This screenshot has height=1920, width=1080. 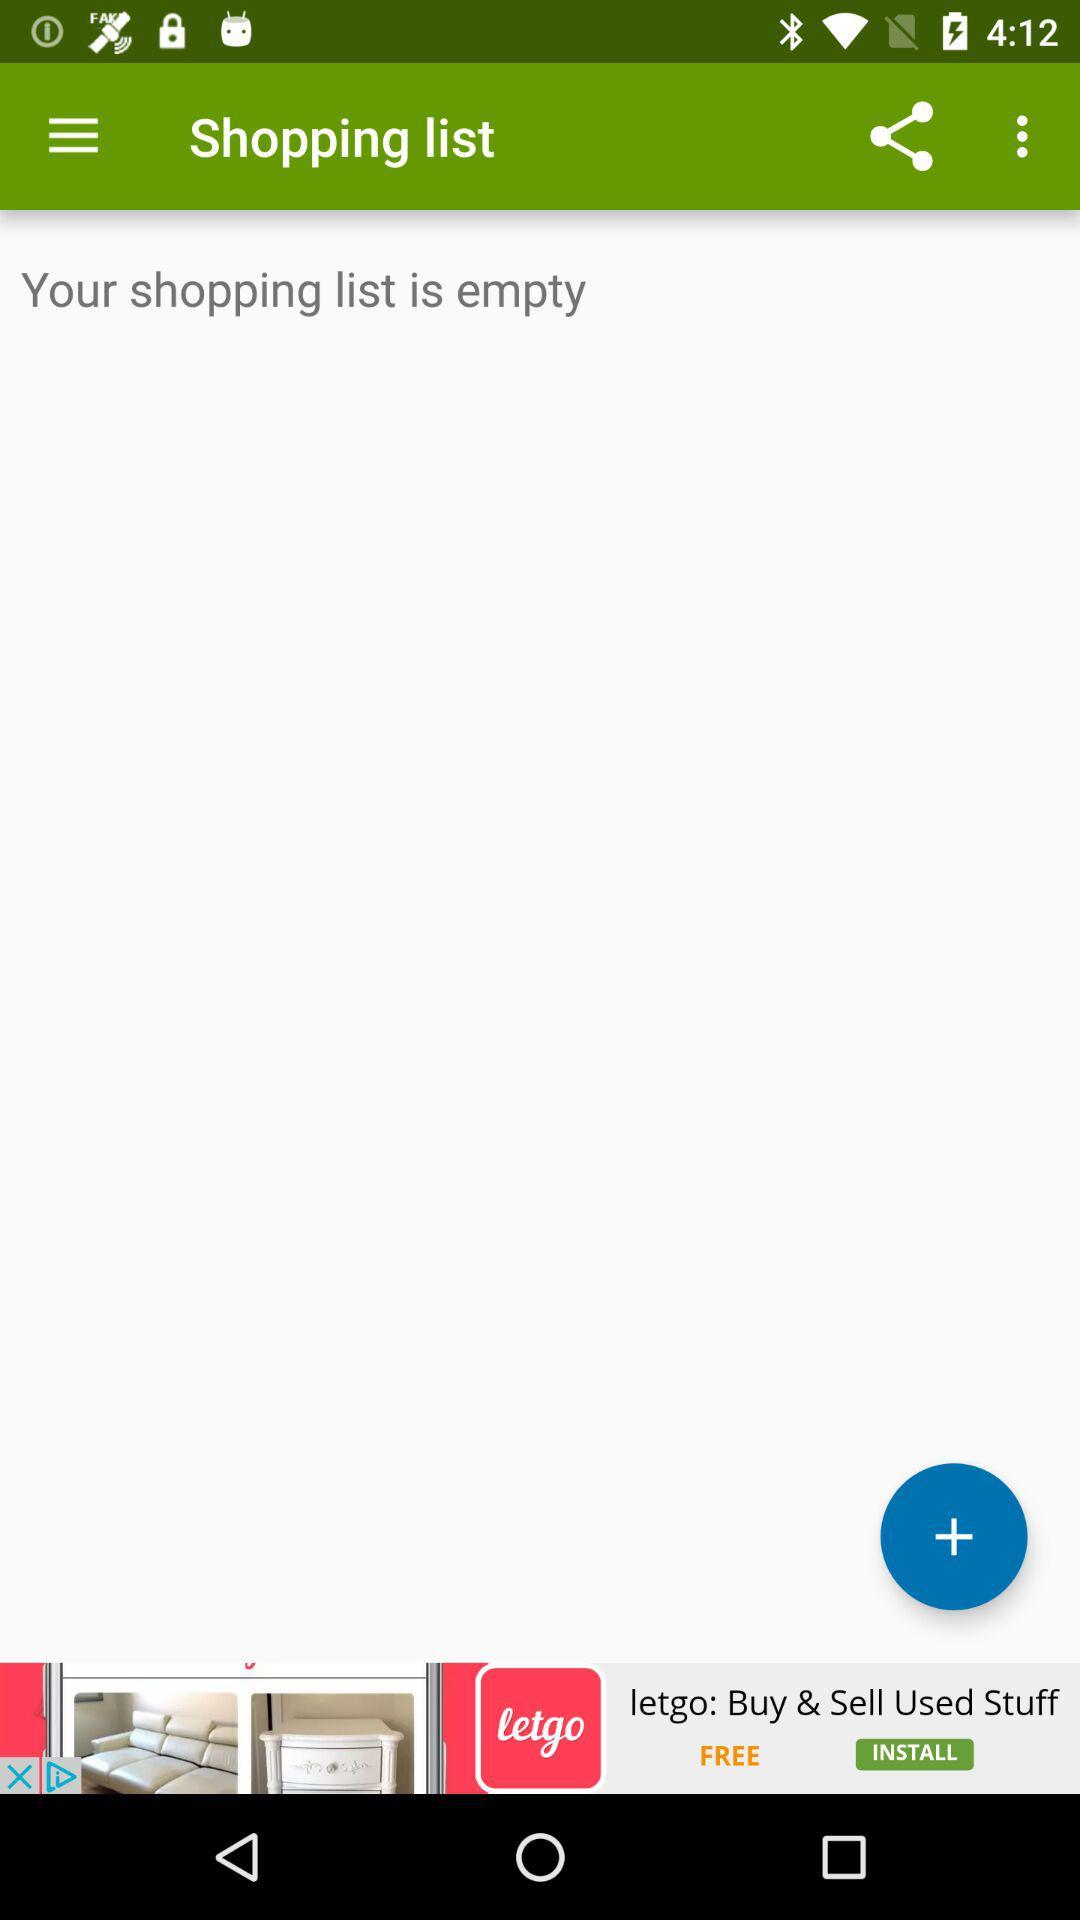 I want to click on the add icon, so click(x=952, y=1535).